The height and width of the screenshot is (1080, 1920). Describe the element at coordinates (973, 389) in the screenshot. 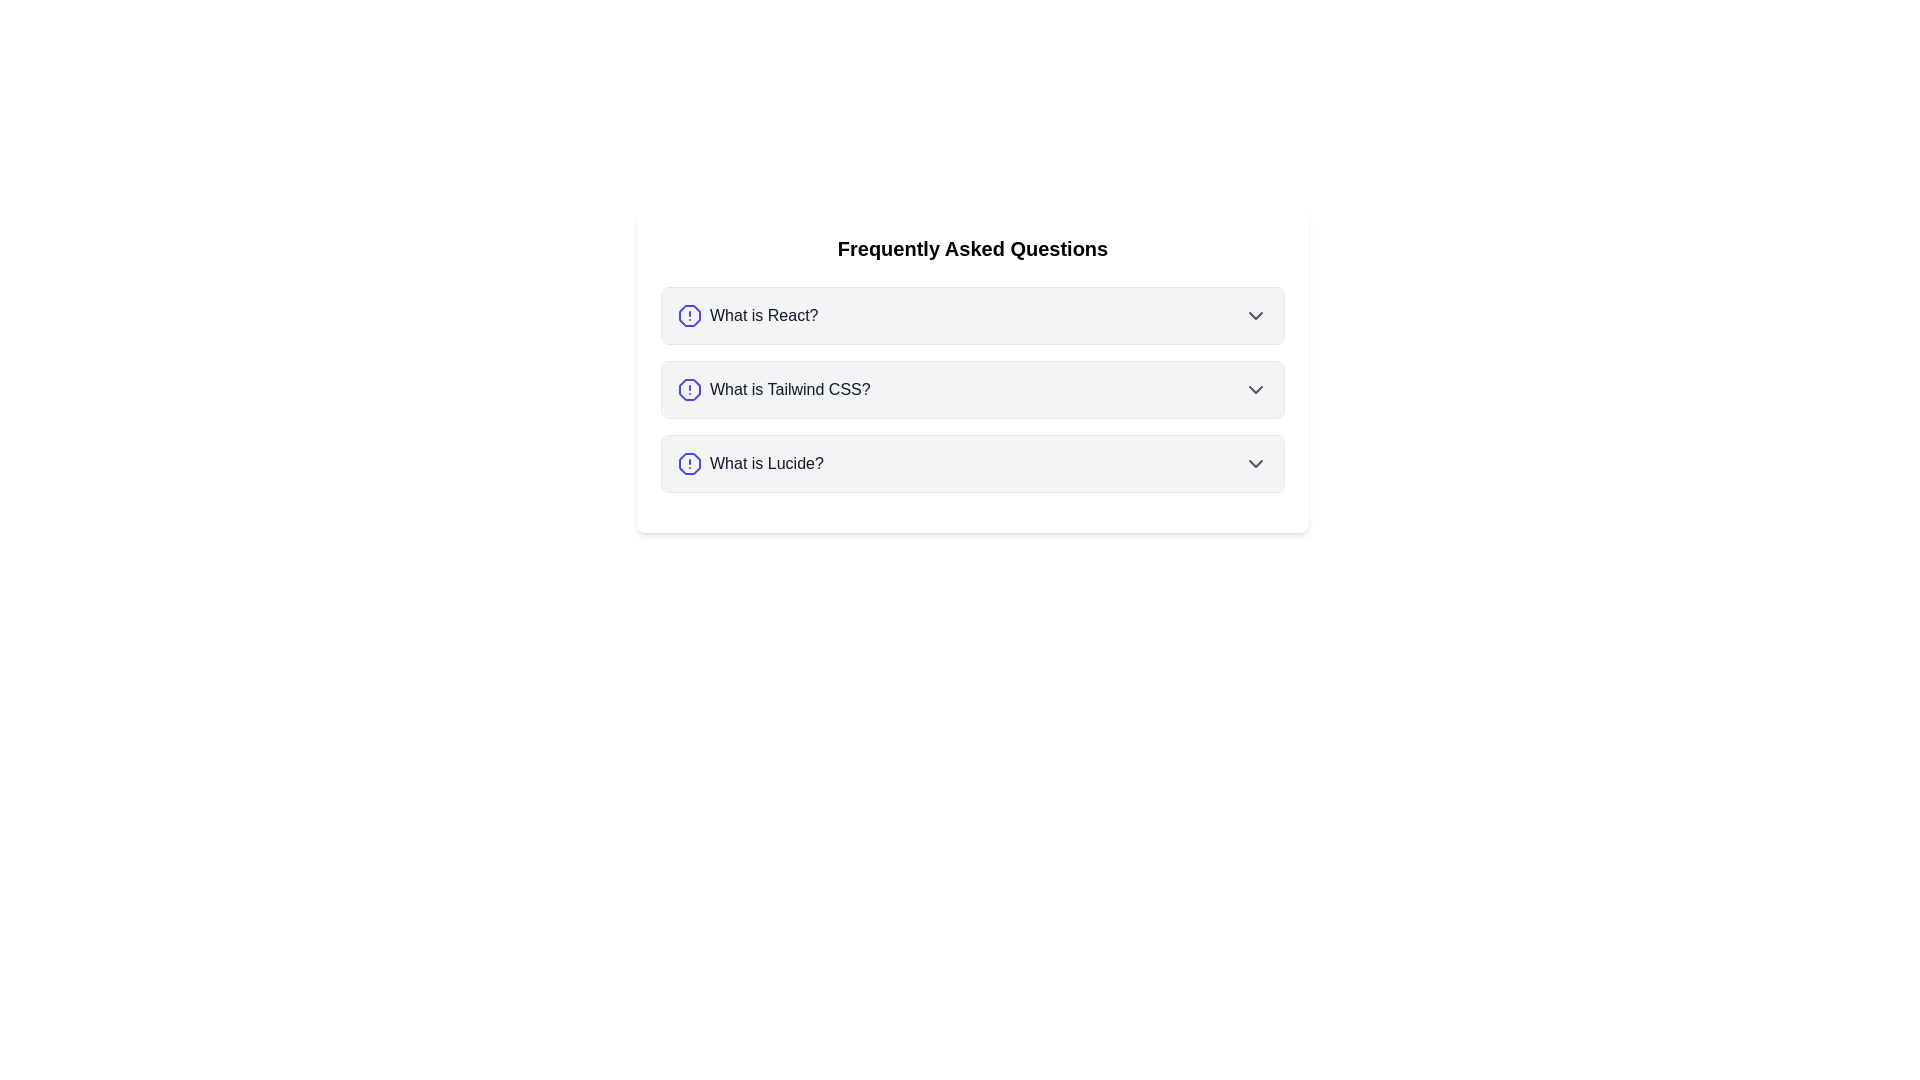

I see `the Expandable List Item displaying the question 'What is Tailwind CSS?'` at that location.